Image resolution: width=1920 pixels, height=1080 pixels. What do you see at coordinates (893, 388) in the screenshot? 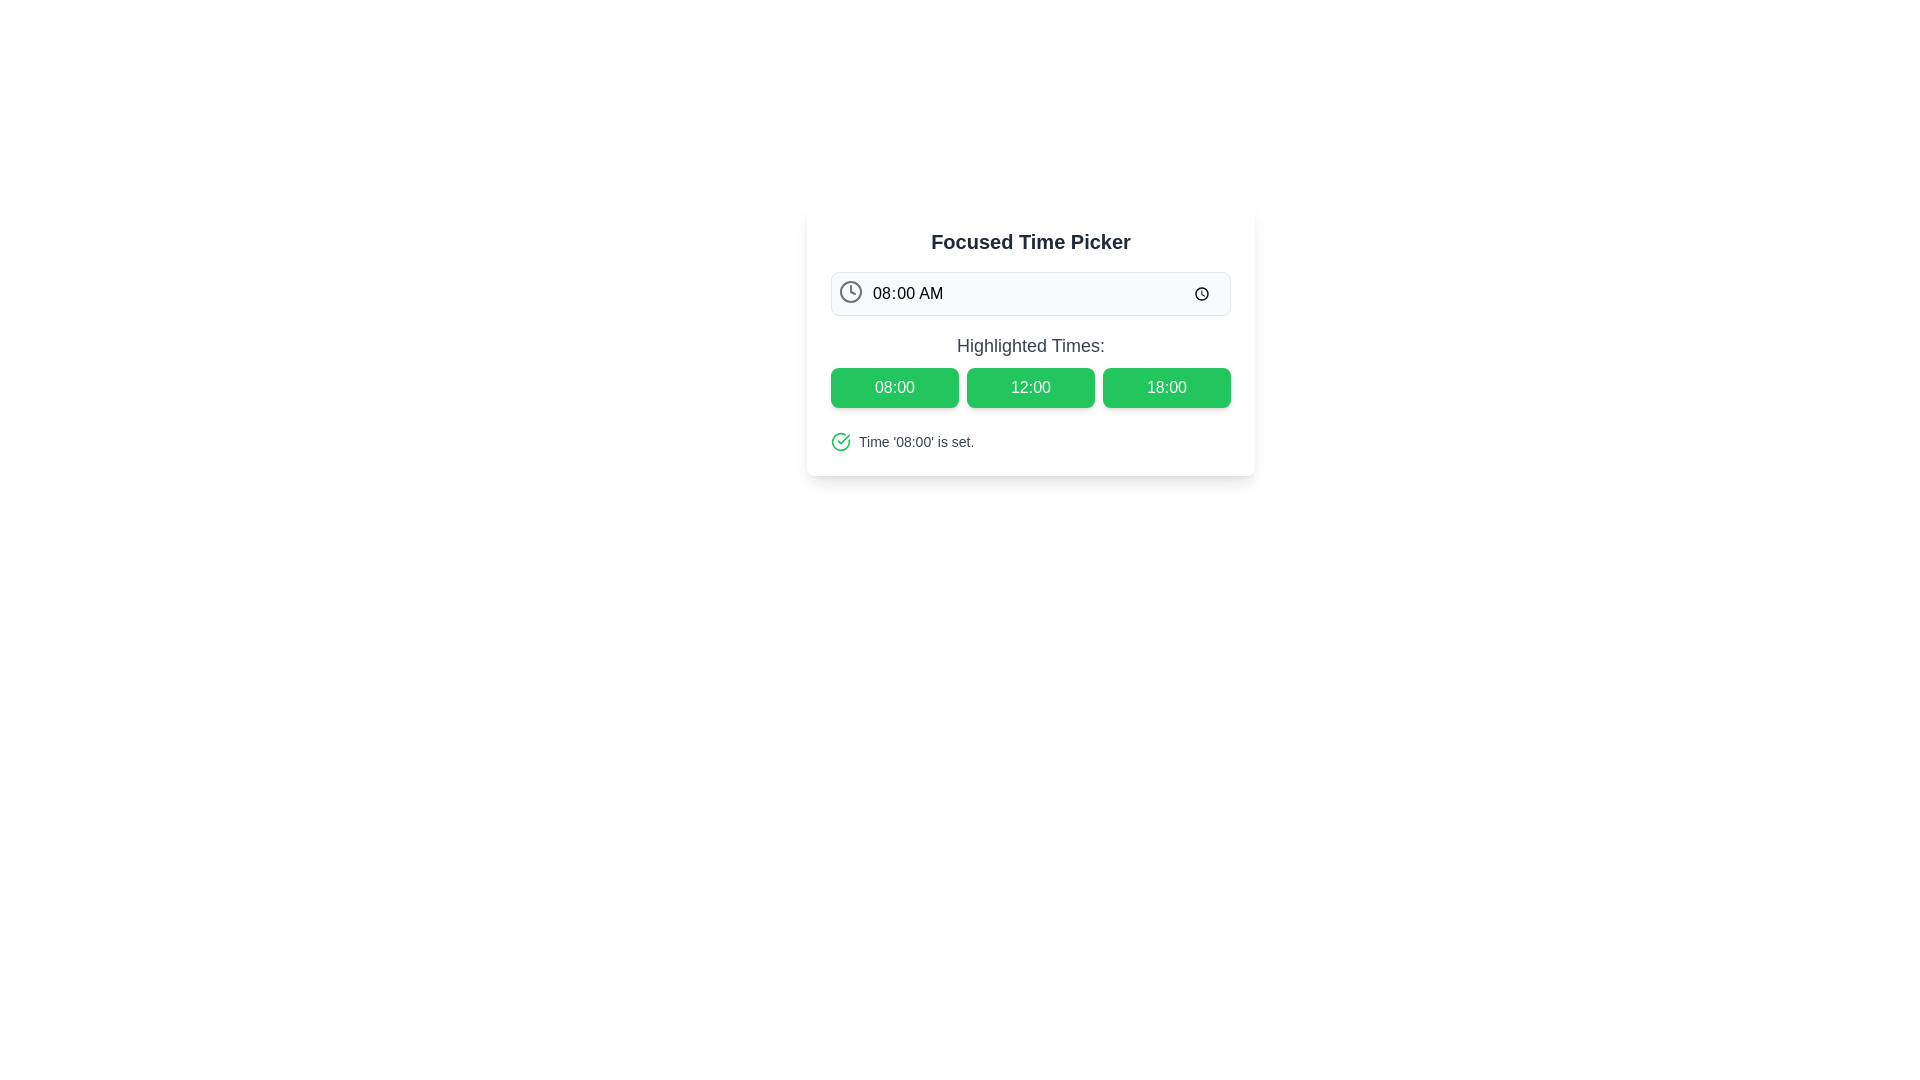
I see `the bright green button labeled '08:00', which is the leftmost button in a row of three` at bounding box center [893, 388].